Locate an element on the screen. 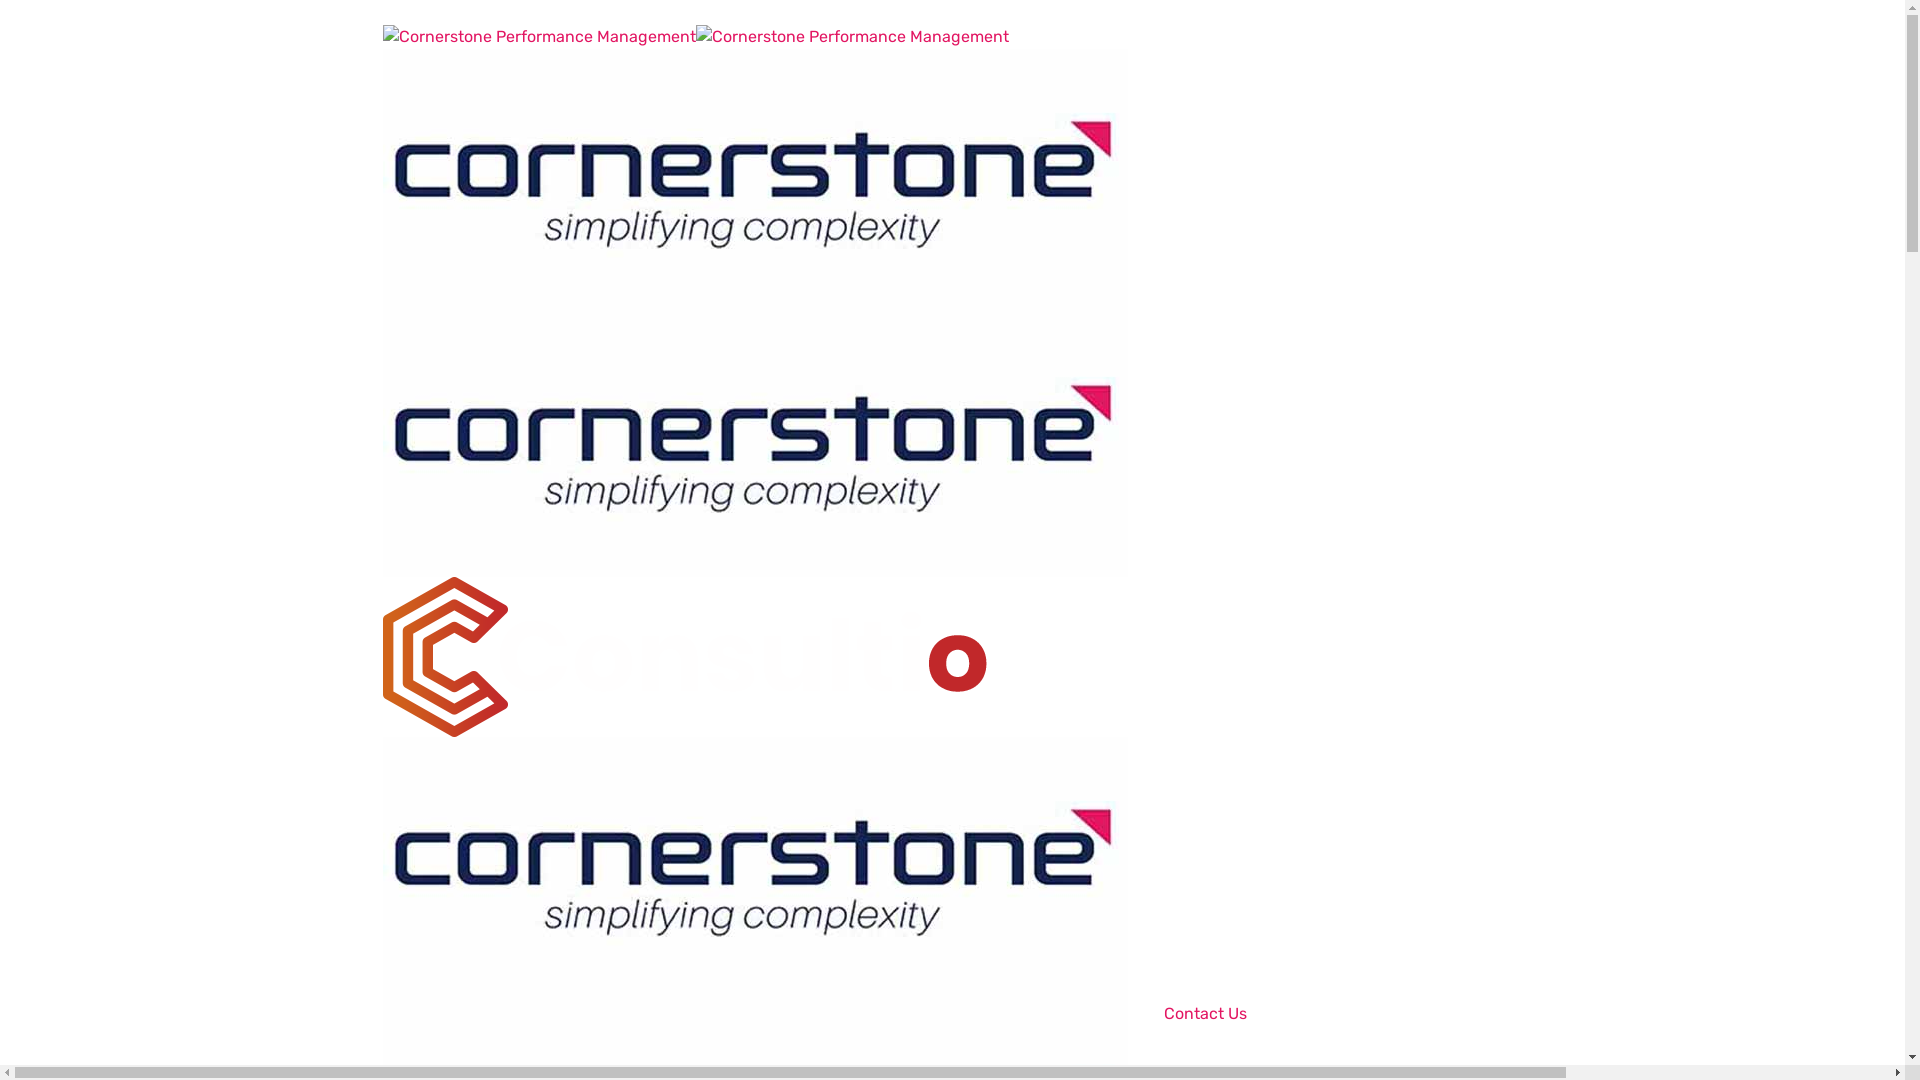 Image resolution: width=1920 pixels, height=1080 pixels. 'Cornerstone Performance Management' is located at coordinates (538, 35).